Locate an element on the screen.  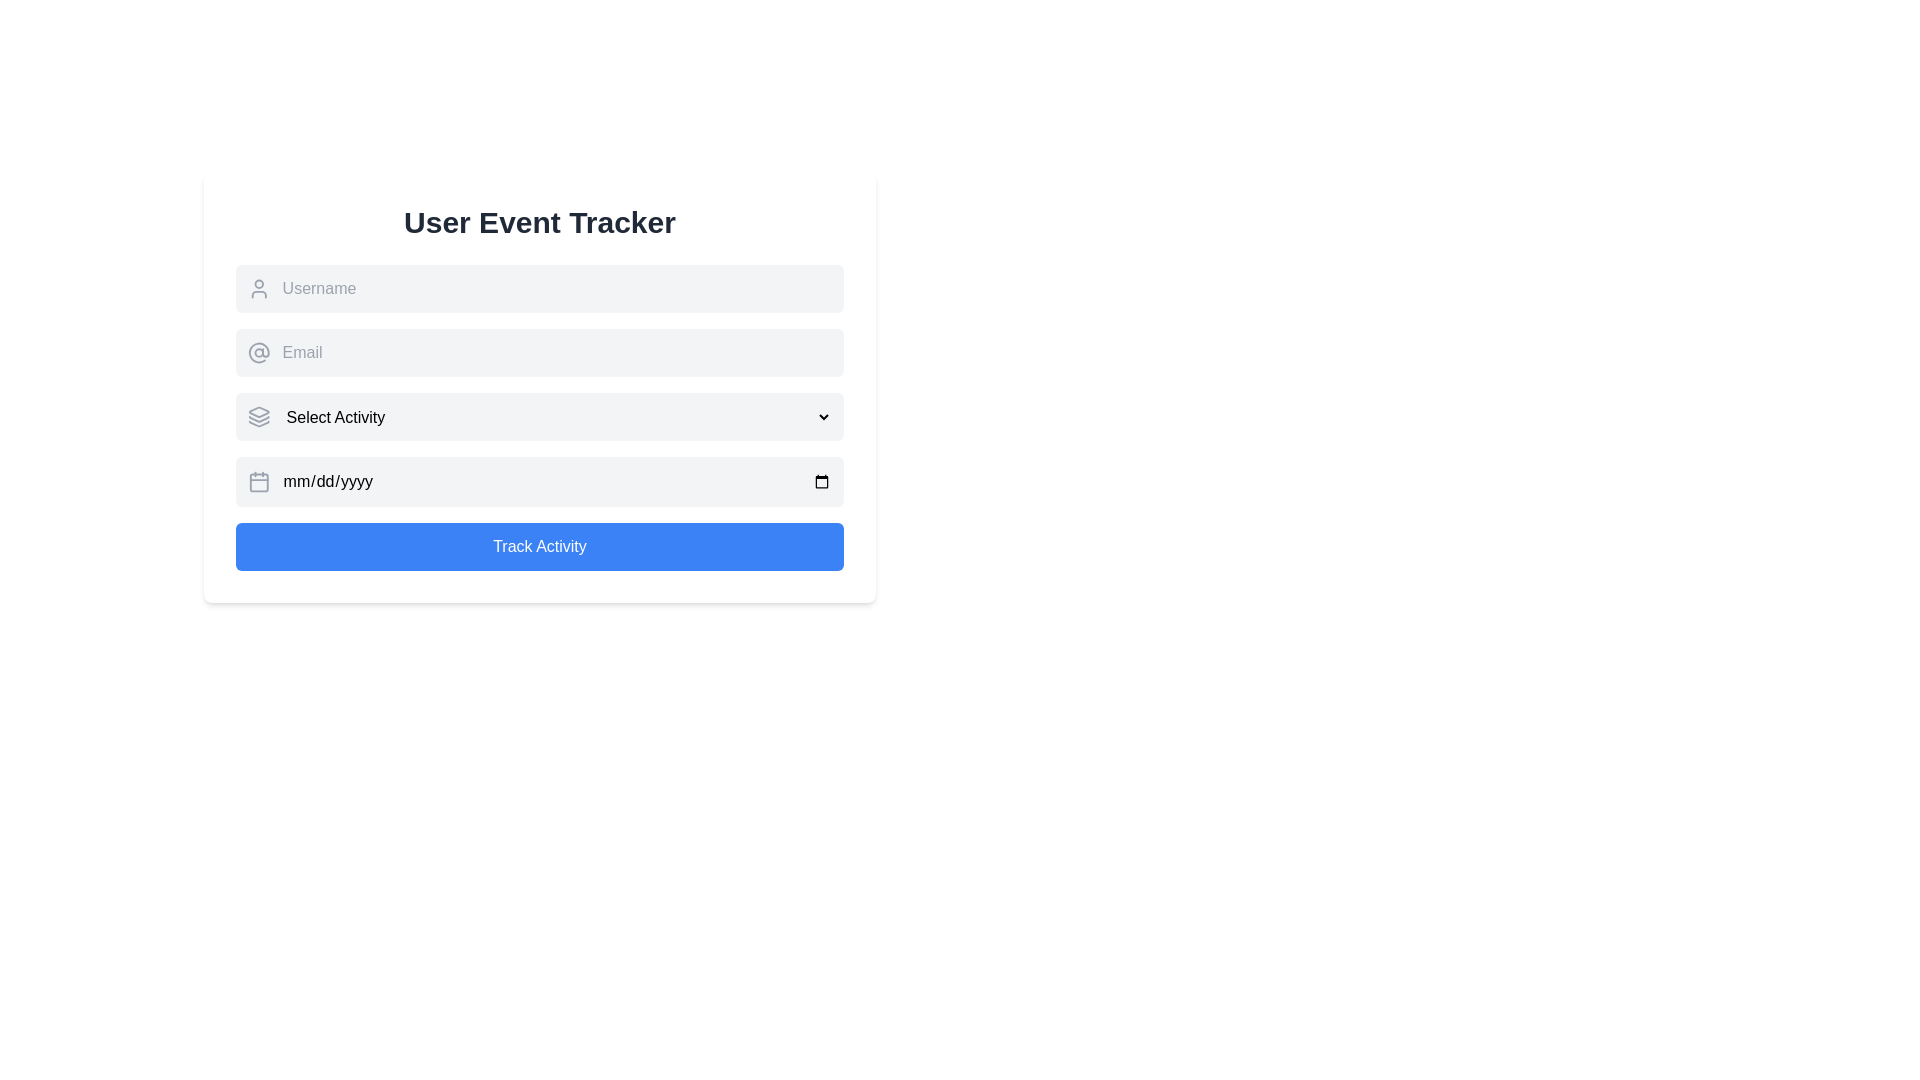
the button labeled 'Track Activity' with a blue background and white text, located at the bottom of the vertical form layout is located at coordinates (539, 547).